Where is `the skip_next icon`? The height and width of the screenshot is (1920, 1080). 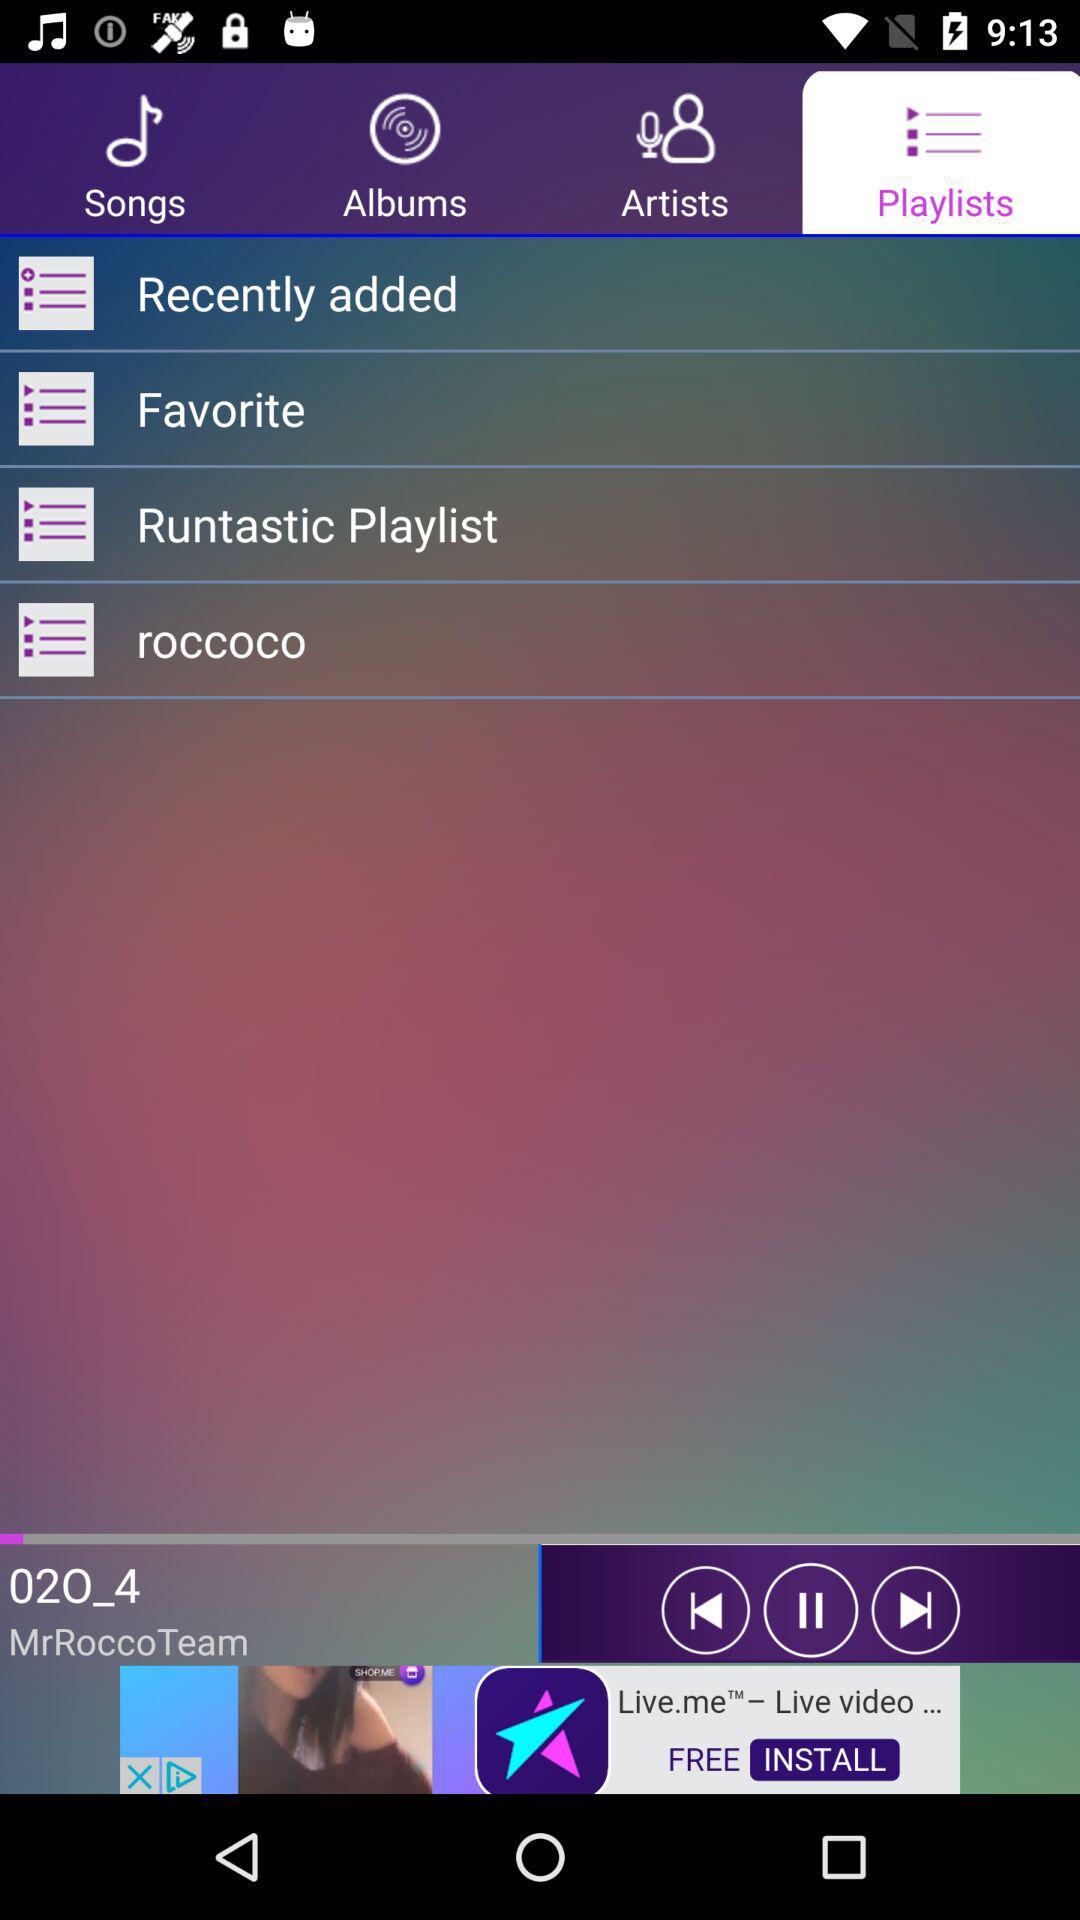 the skip_next icon is located at coordinates (915, 1610).